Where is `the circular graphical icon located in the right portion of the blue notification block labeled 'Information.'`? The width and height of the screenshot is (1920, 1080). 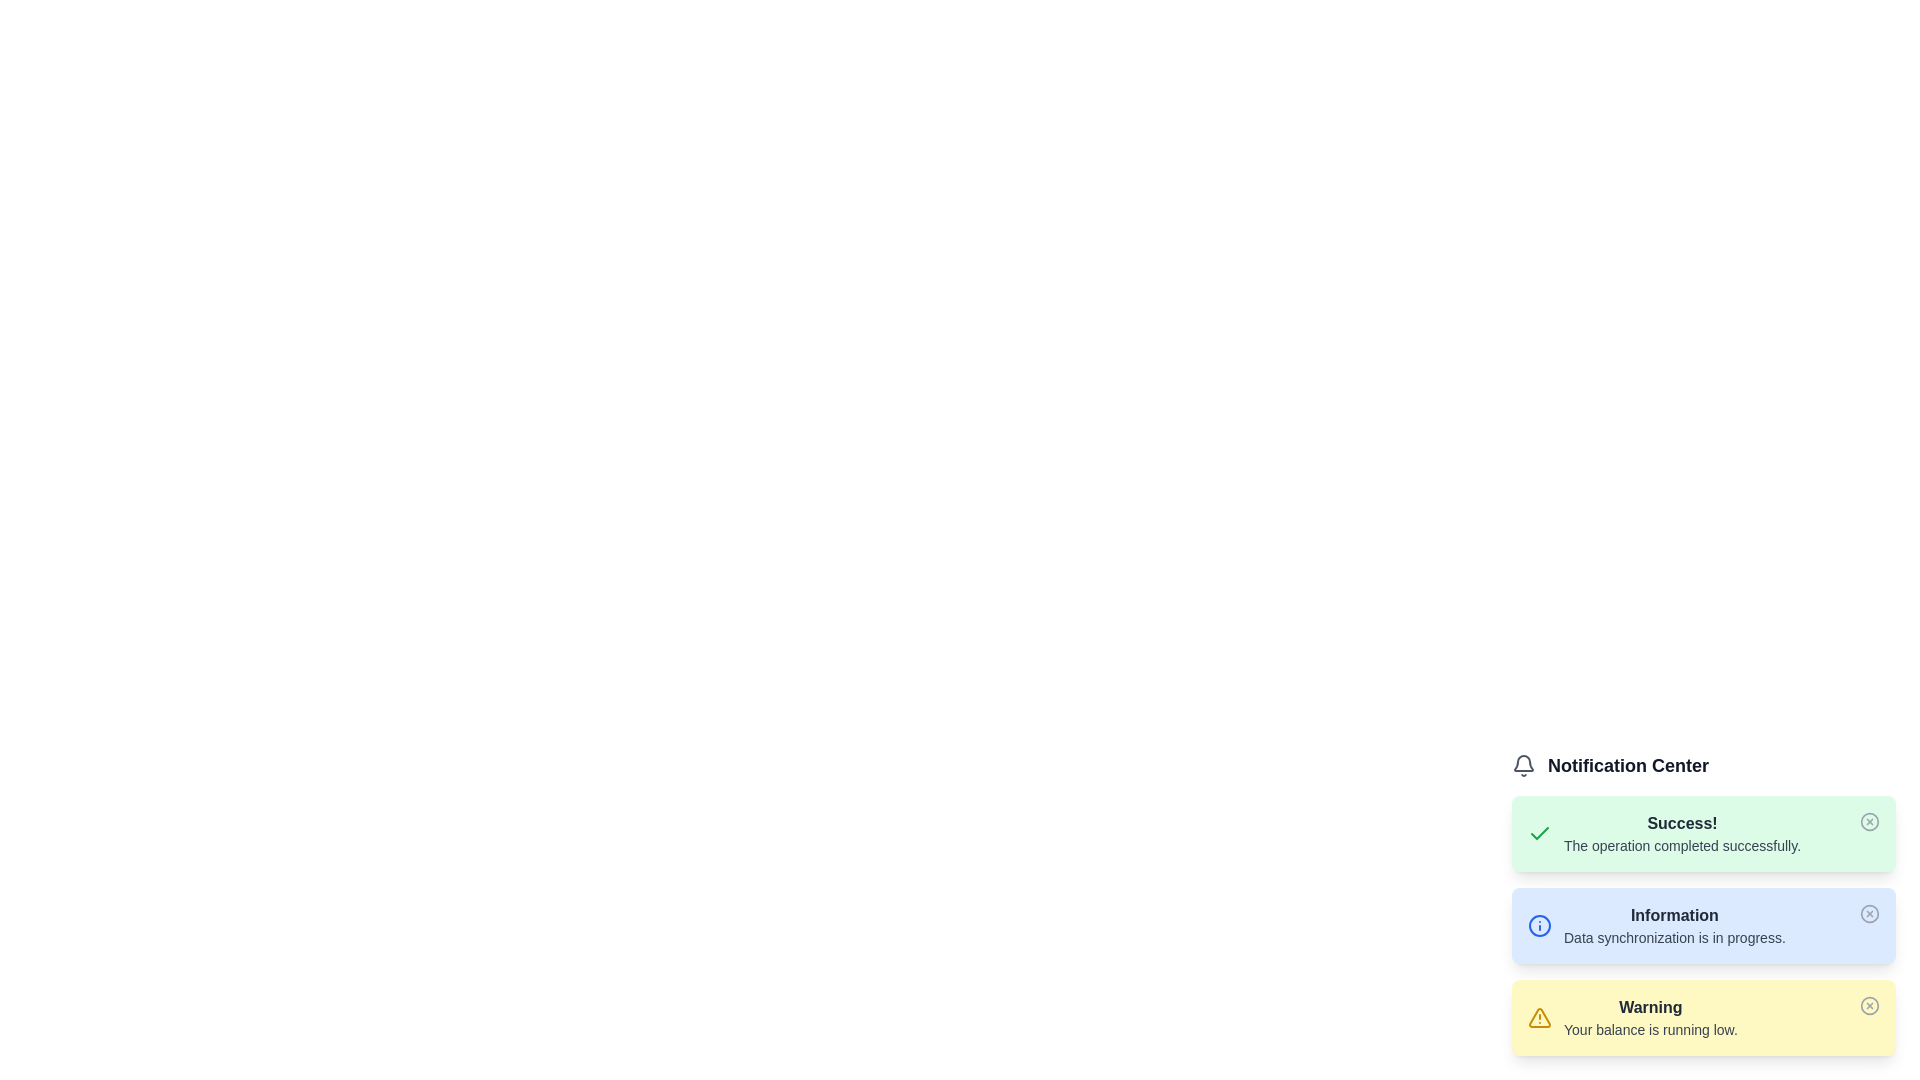
the circular graphical icon located in the right portion of the blue notification block labeled 'Information.' is located at coordinates (1869, 914).